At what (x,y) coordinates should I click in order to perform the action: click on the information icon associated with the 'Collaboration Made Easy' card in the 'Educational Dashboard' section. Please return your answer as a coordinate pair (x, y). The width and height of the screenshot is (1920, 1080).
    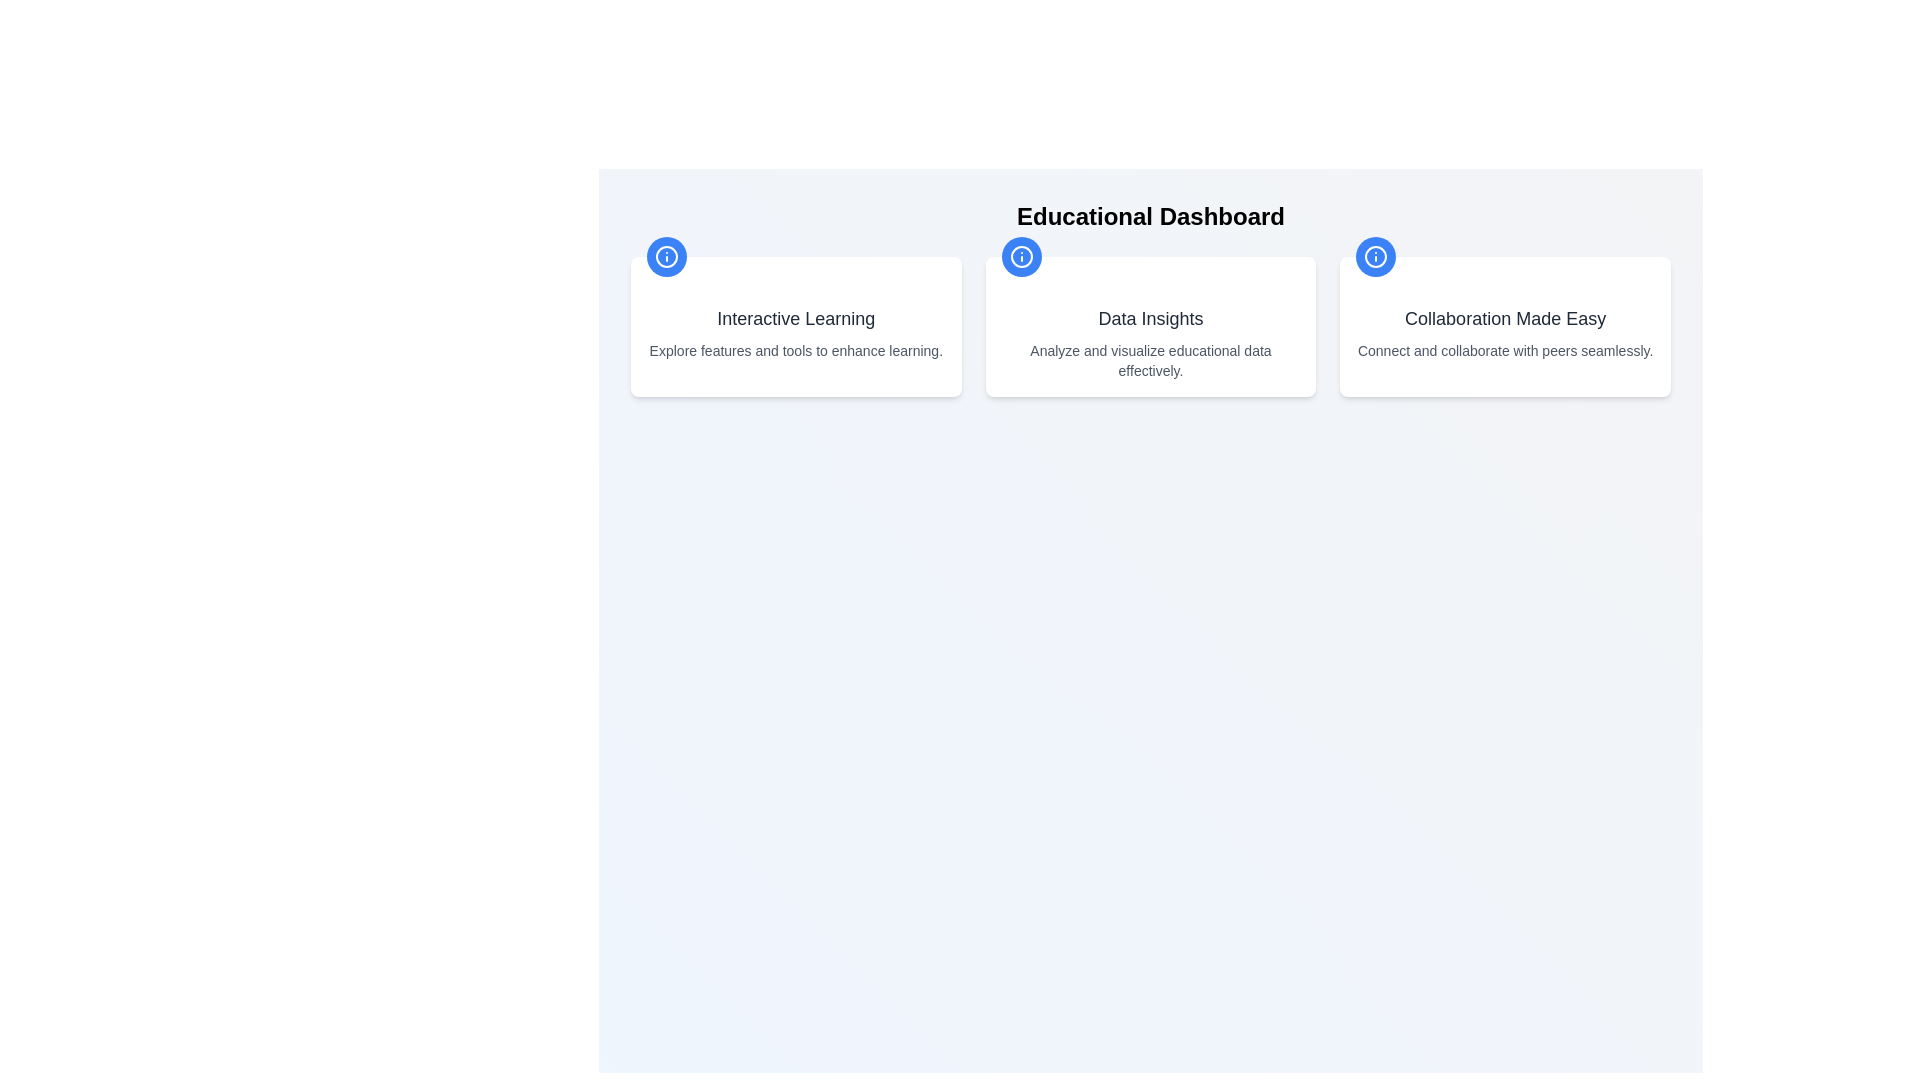
    Looking at the image, I should click on (1375, 256).